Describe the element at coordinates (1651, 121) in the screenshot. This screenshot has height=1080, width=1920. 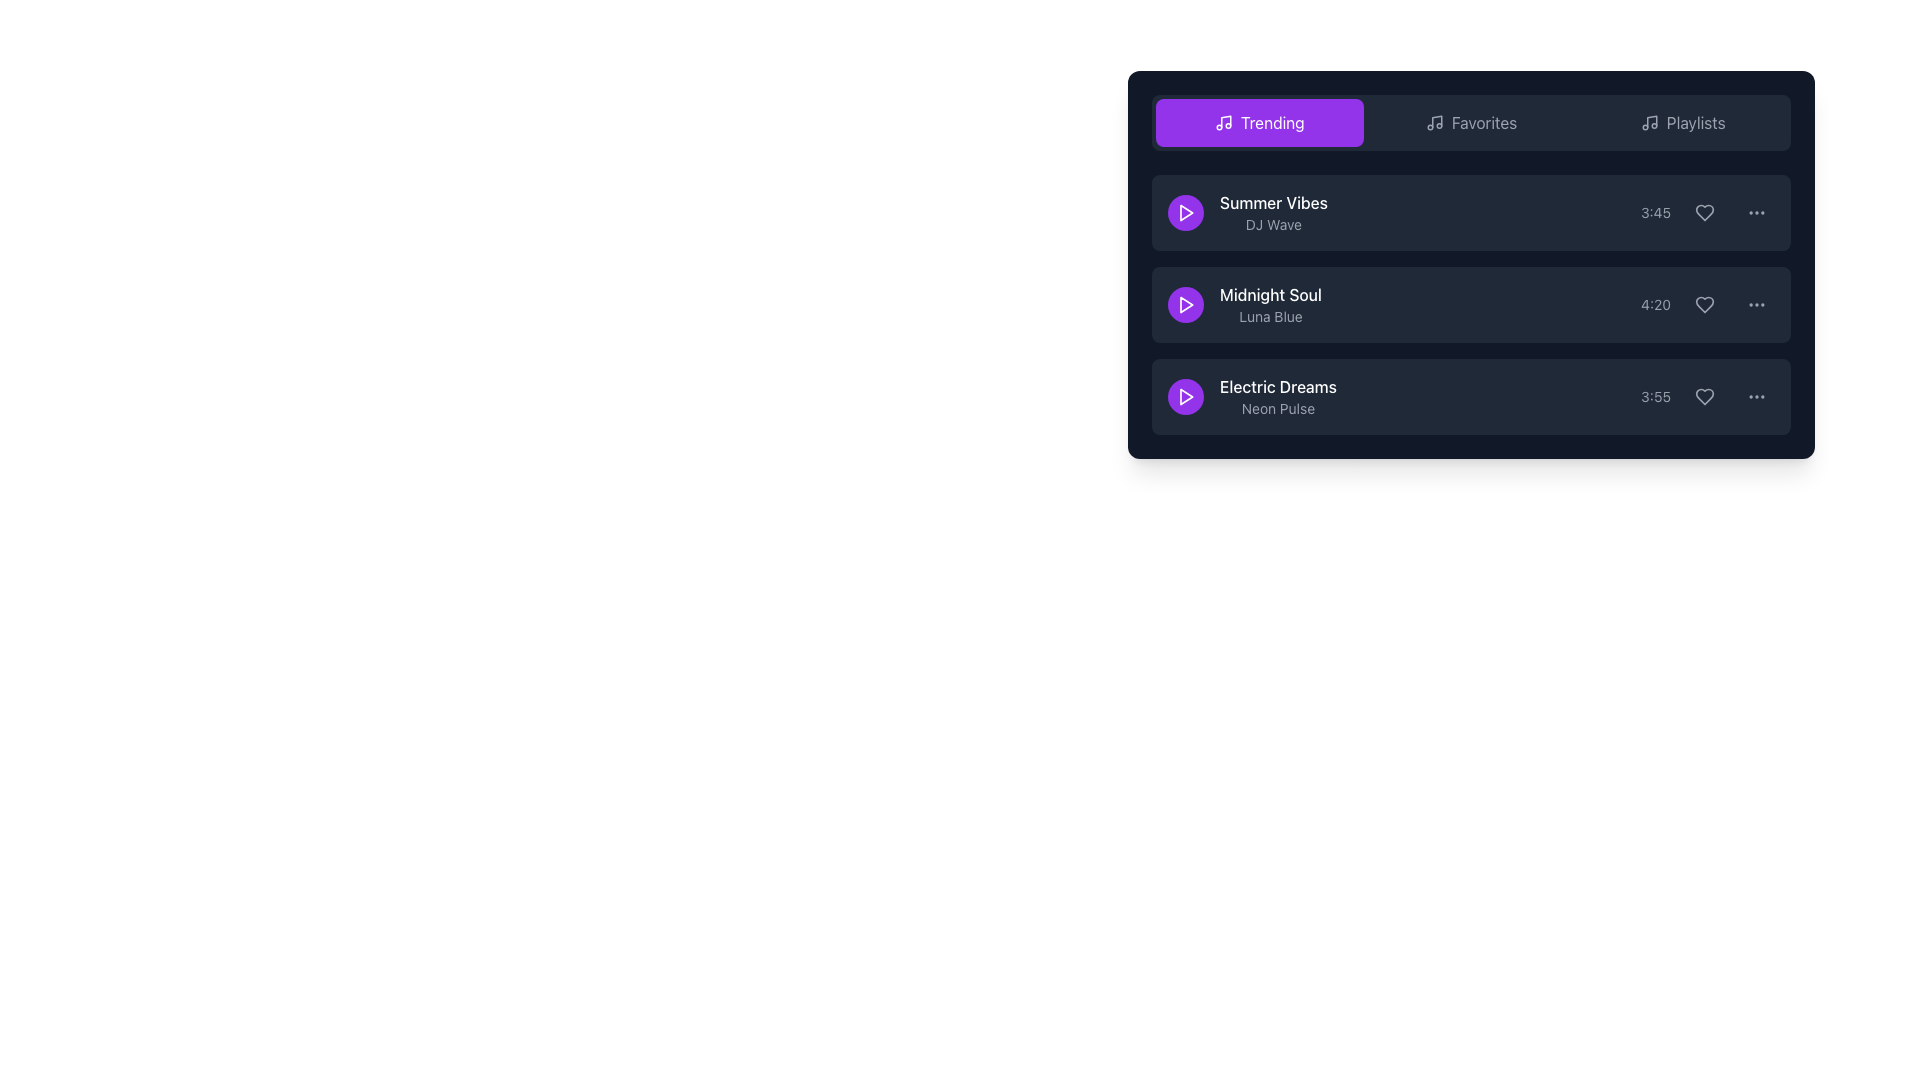
I see `the diagonal line of the musical note icon located within the 'Playlists' tab on the top-right corner of the dark menu bar` at that location.